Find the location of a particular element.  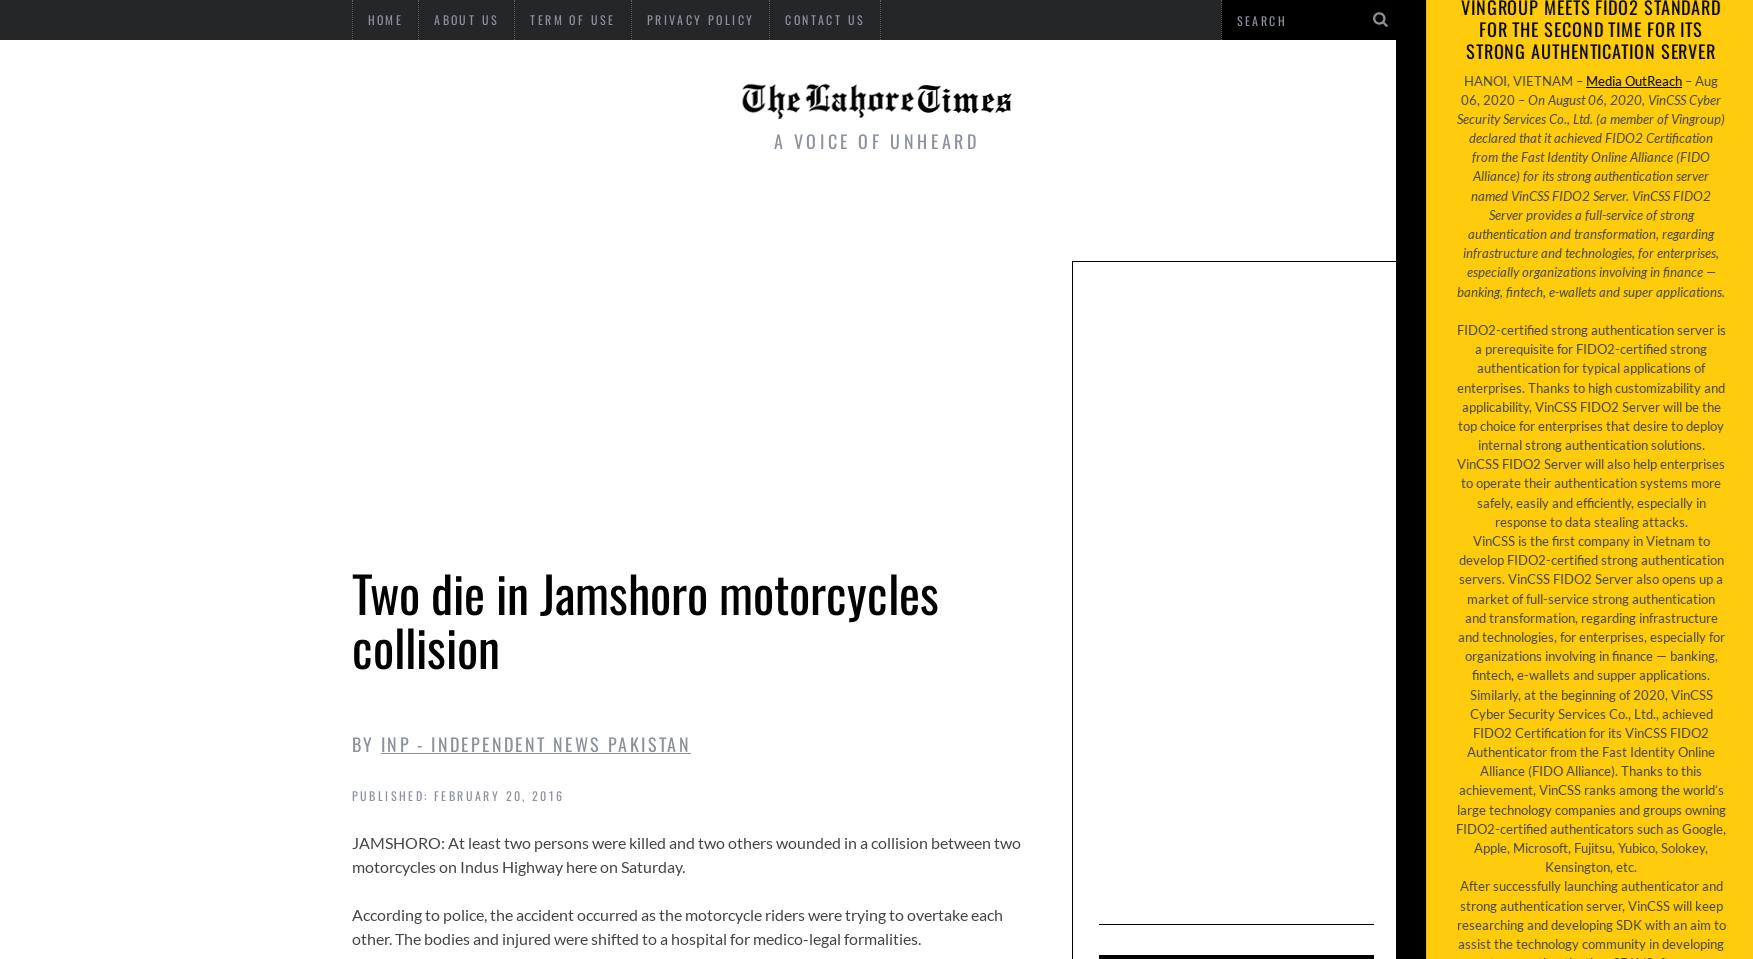

'Entertainment' is located at coordinates (839, 211).